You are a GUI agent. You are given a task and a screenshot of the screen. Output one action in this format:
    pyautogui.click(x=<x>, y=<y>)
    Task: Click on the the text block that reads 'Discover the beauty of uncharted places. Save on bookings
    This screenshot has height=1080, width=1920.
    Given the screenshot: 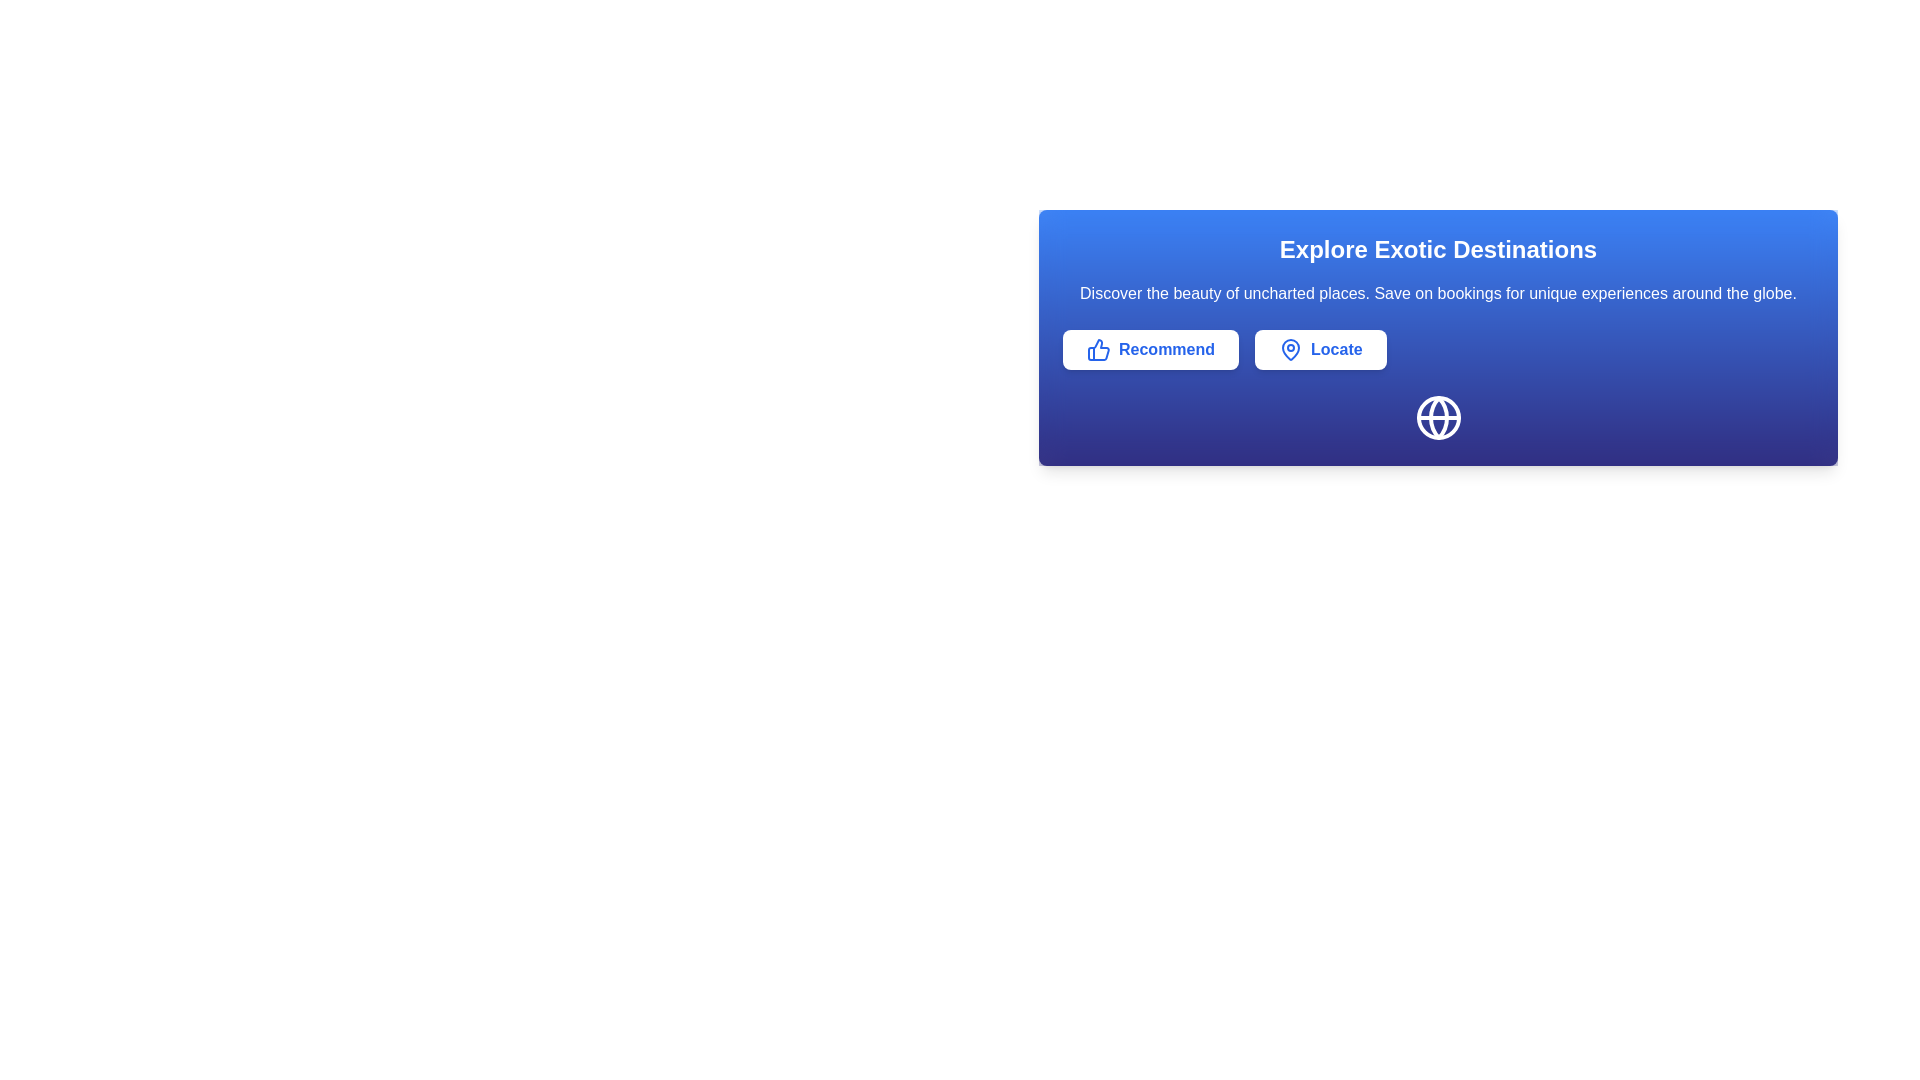 What is the action you would take?
    pyautogui.click(x=1437, y=293)
    